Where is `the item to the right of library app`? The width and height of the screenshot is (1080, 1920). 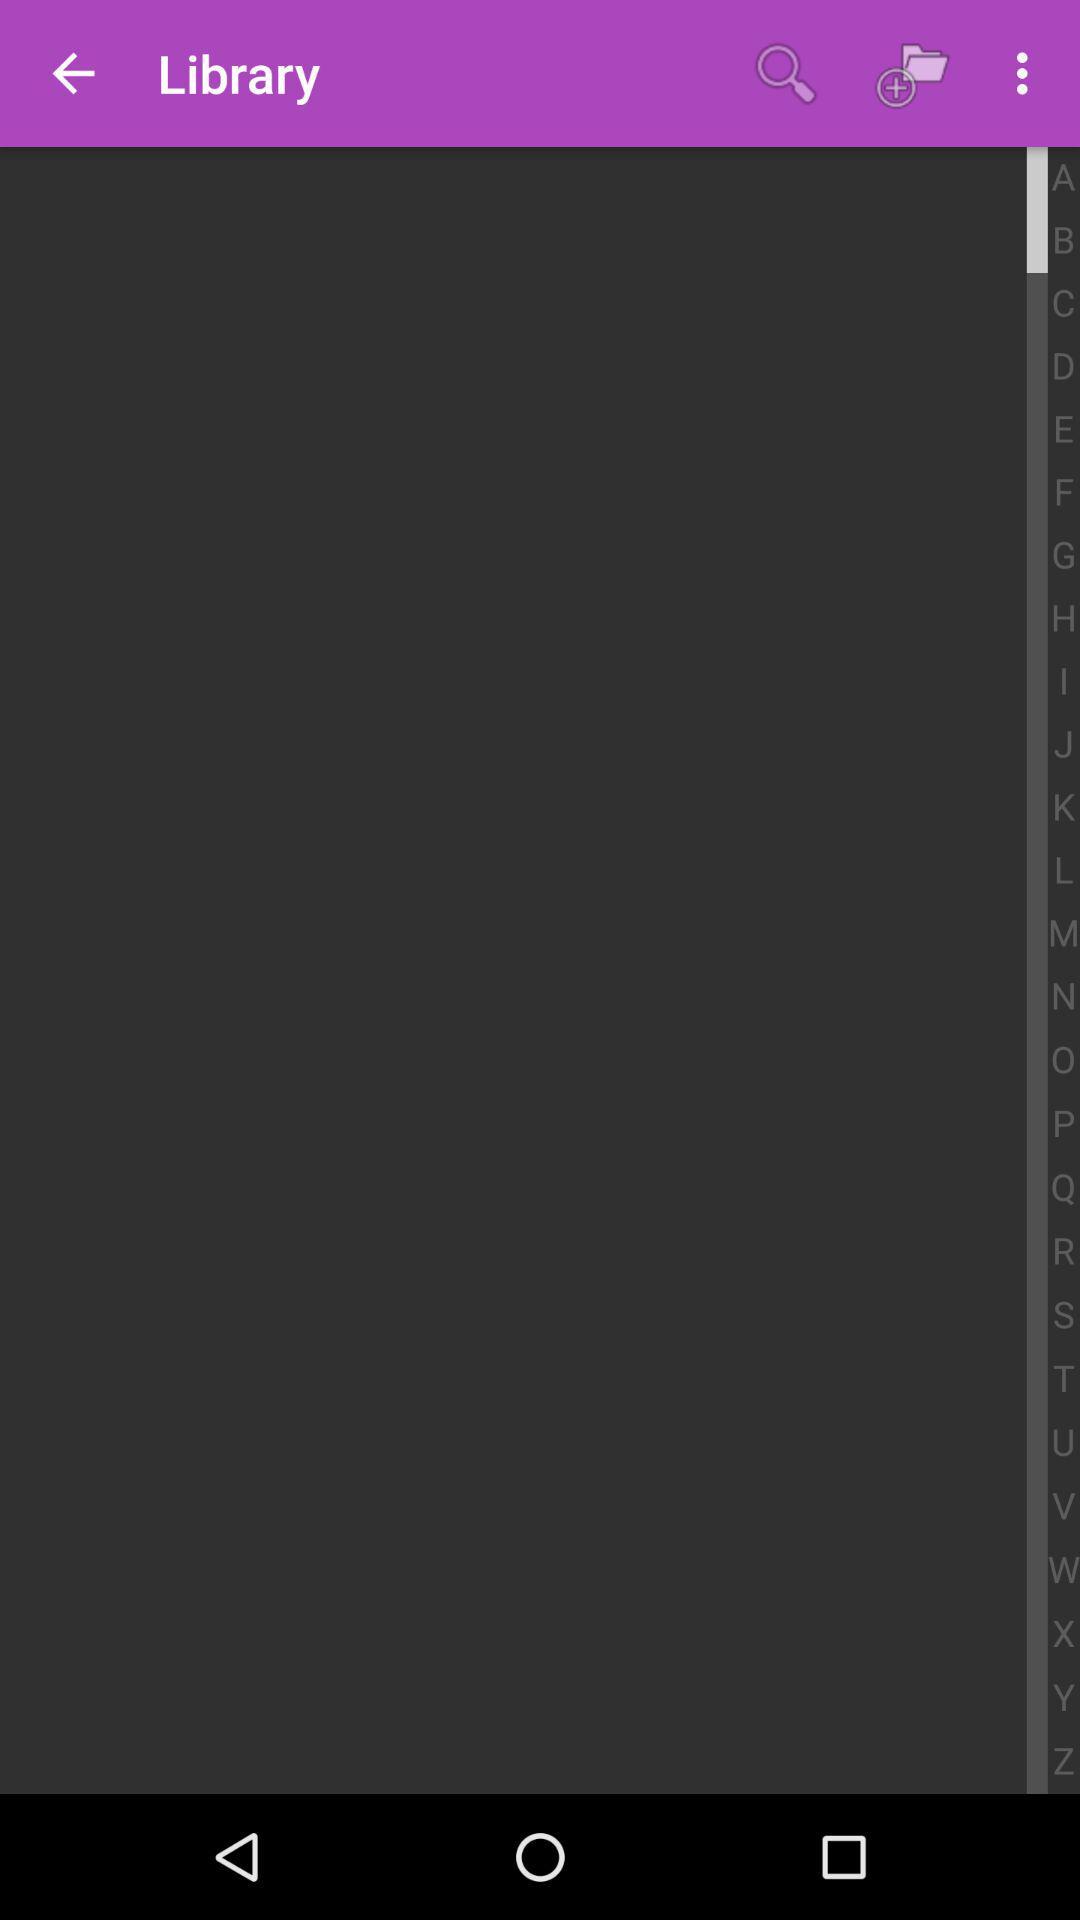
the item to the right of library app is located at coordinates (785, 73).